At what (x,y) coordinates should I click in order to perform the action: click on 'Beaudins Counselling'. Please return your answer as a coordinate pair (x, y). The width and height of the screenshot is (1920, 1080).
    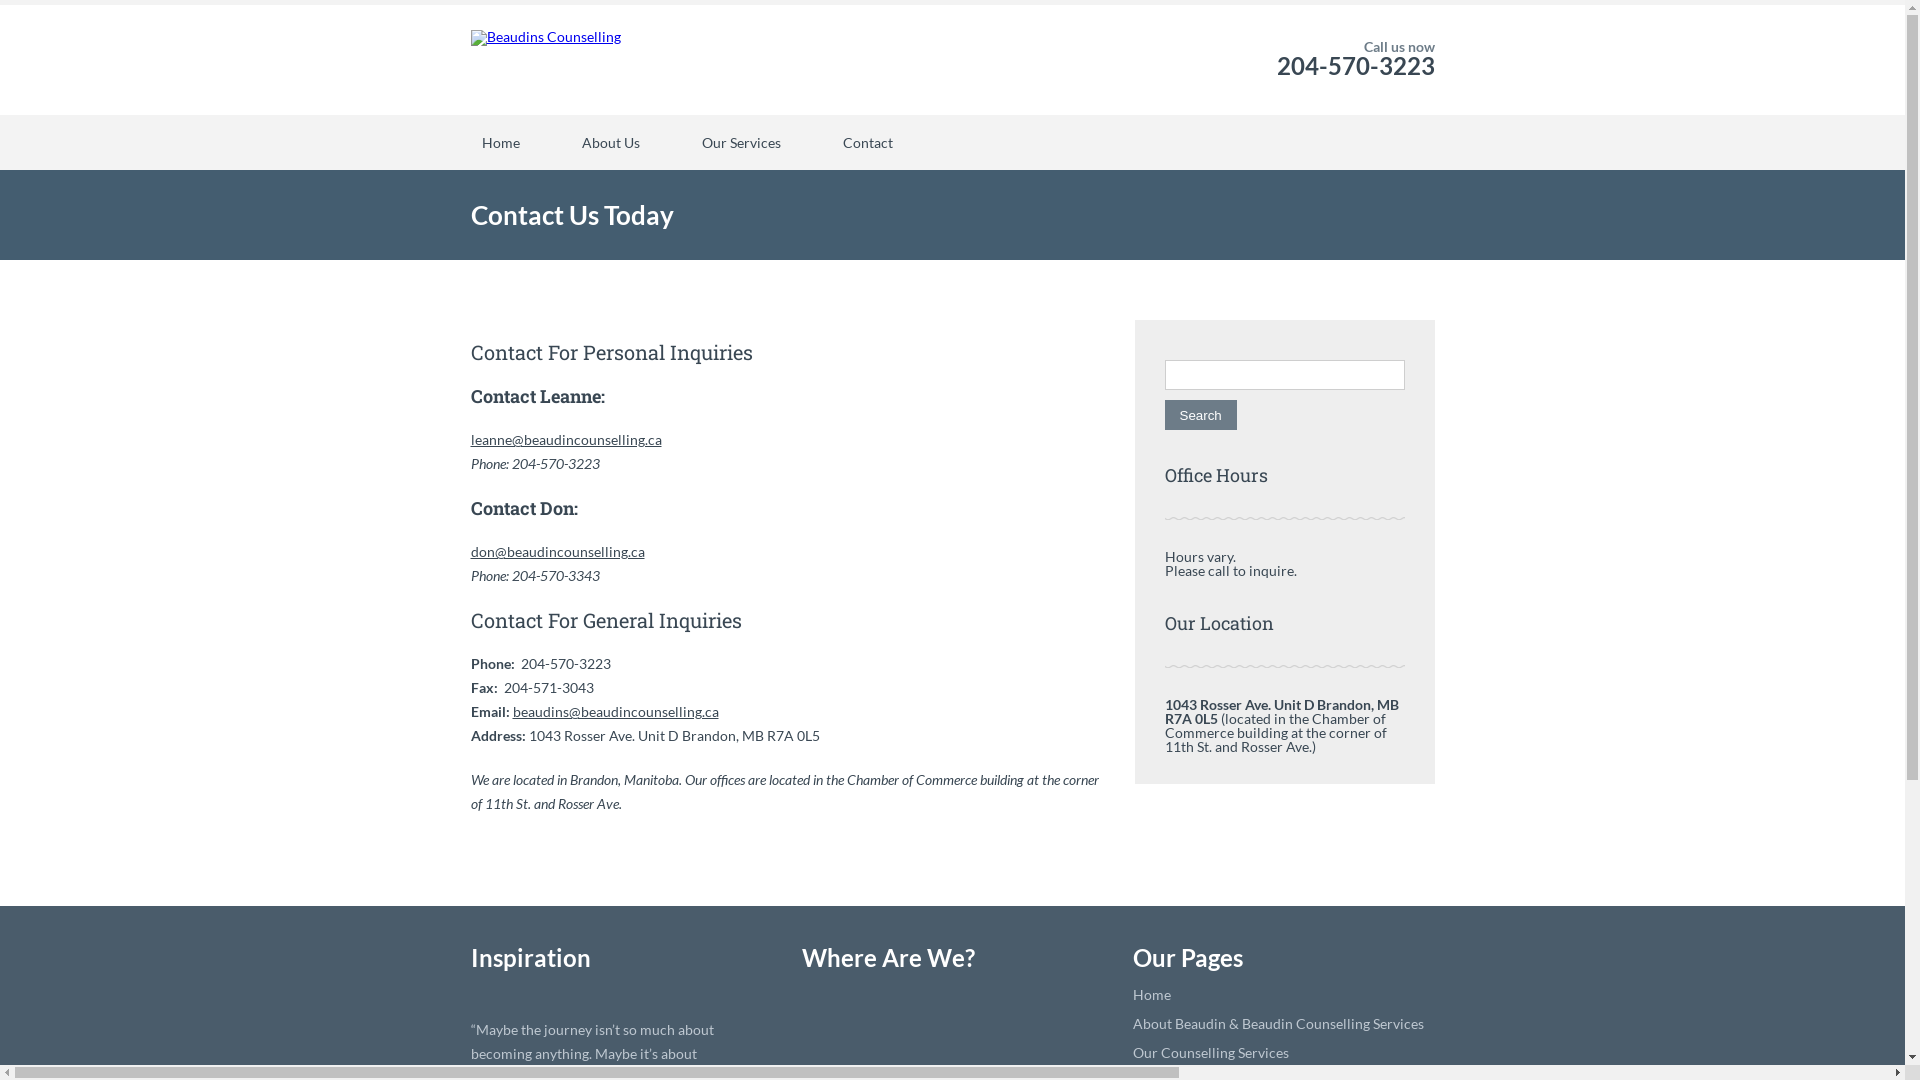
    Looking at the image, I should click on (545, 59).